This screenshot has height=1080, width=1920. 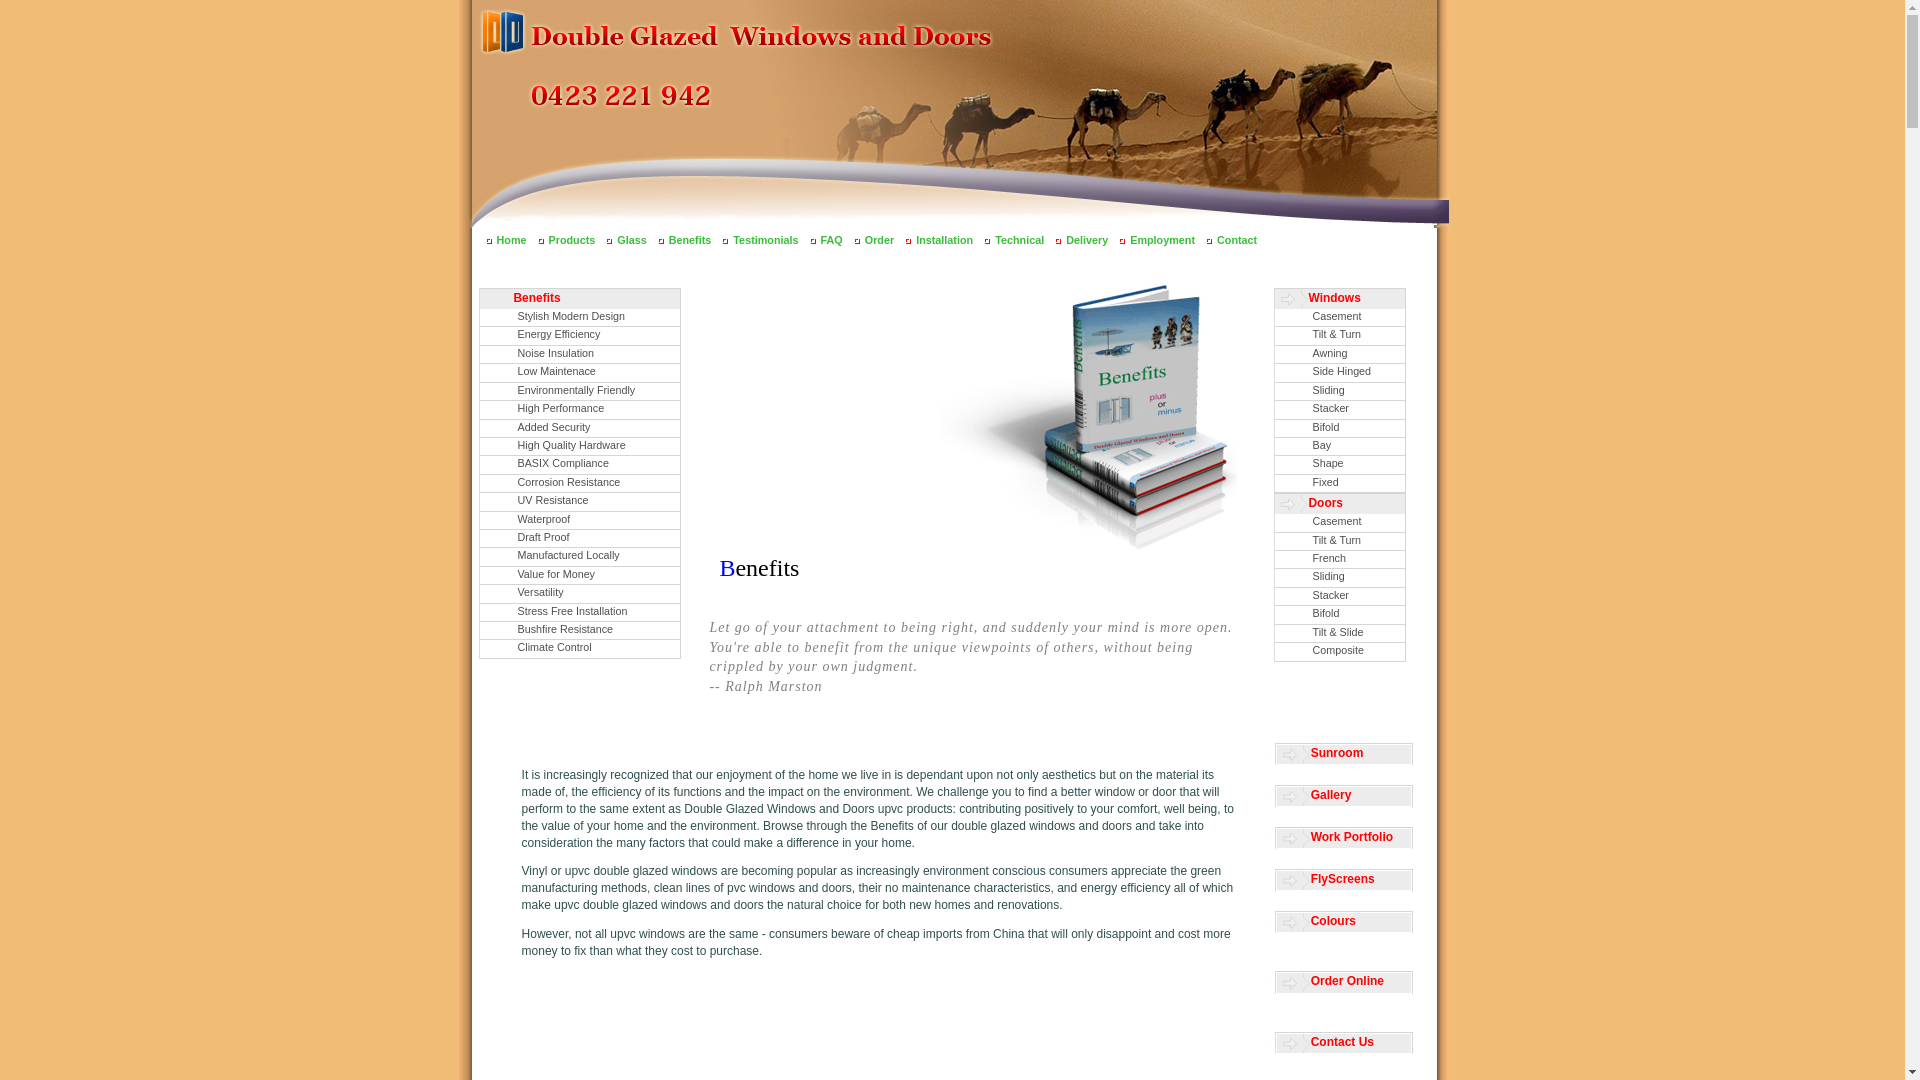 I want to click on 'Contact', so click(x=1236, y=238).